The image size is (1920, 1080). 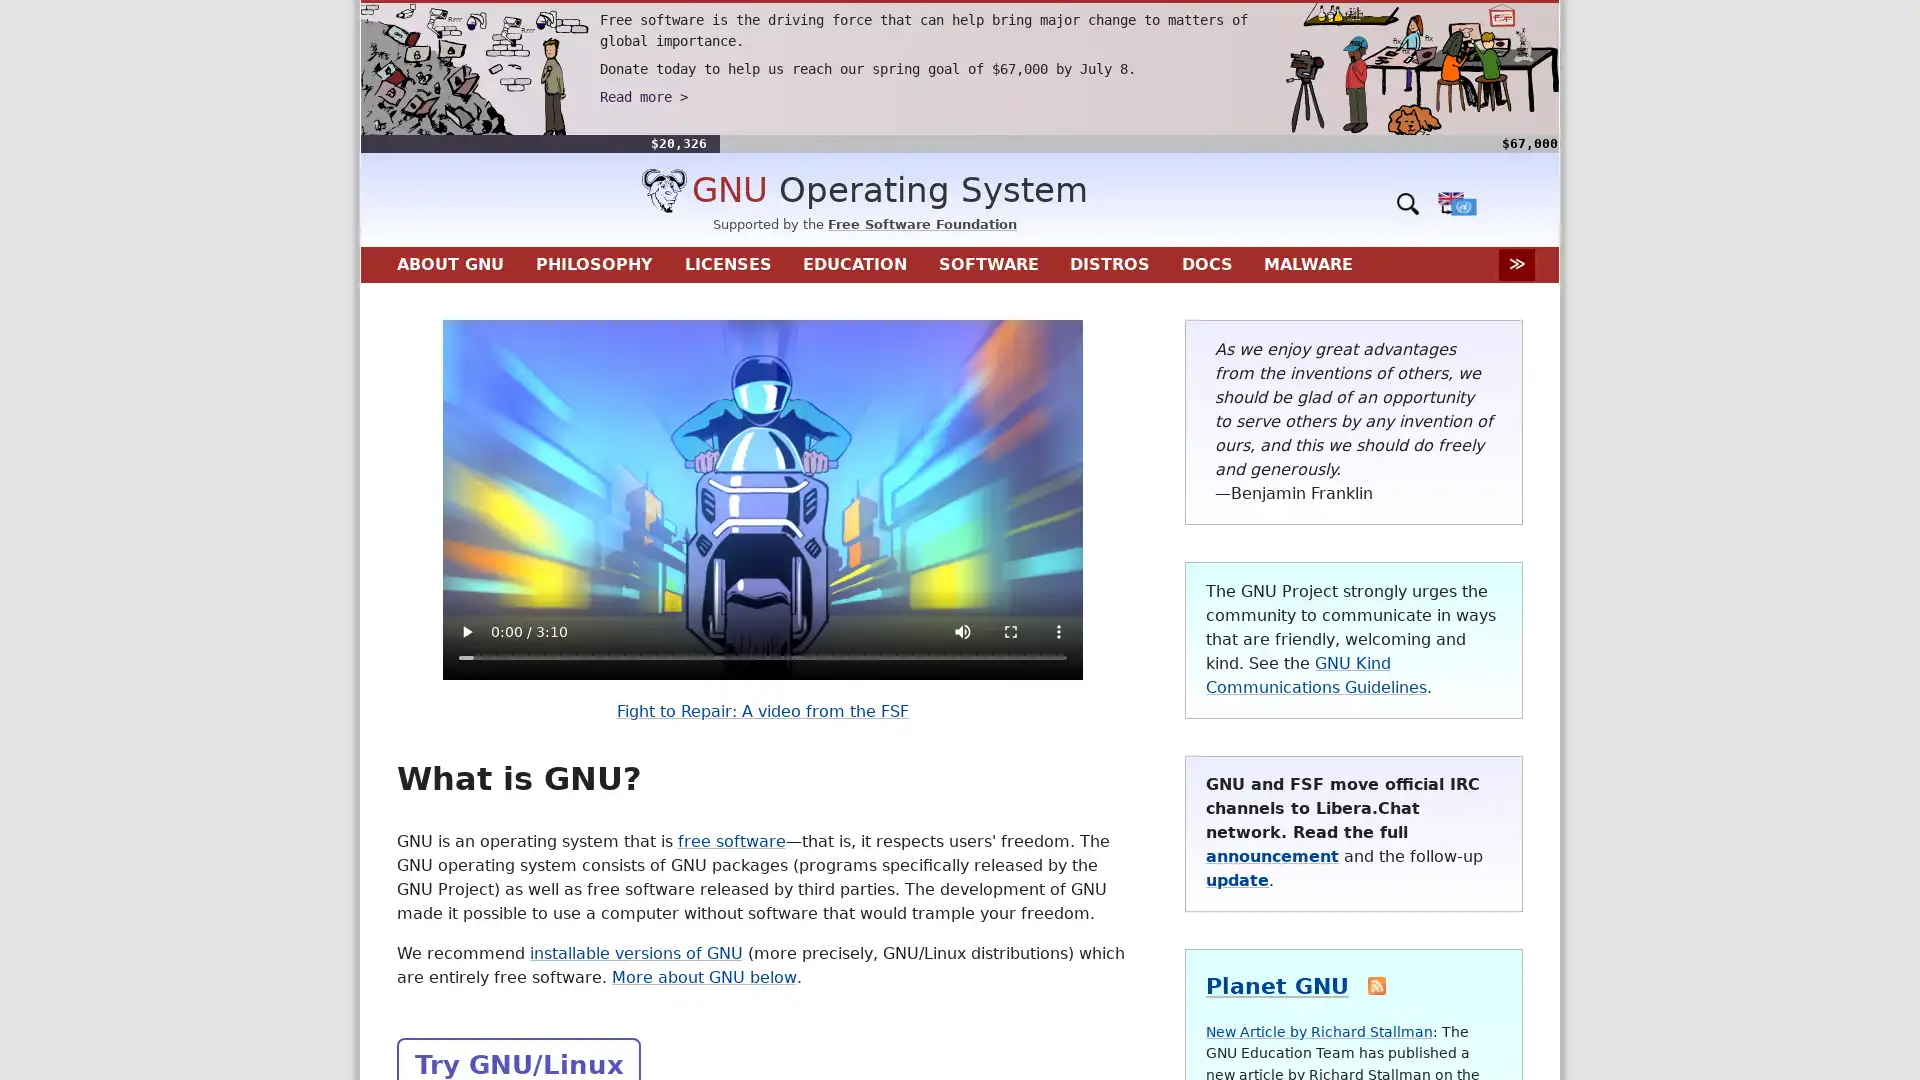 I want to click on show more media controls, so click(x=1056, y=632).